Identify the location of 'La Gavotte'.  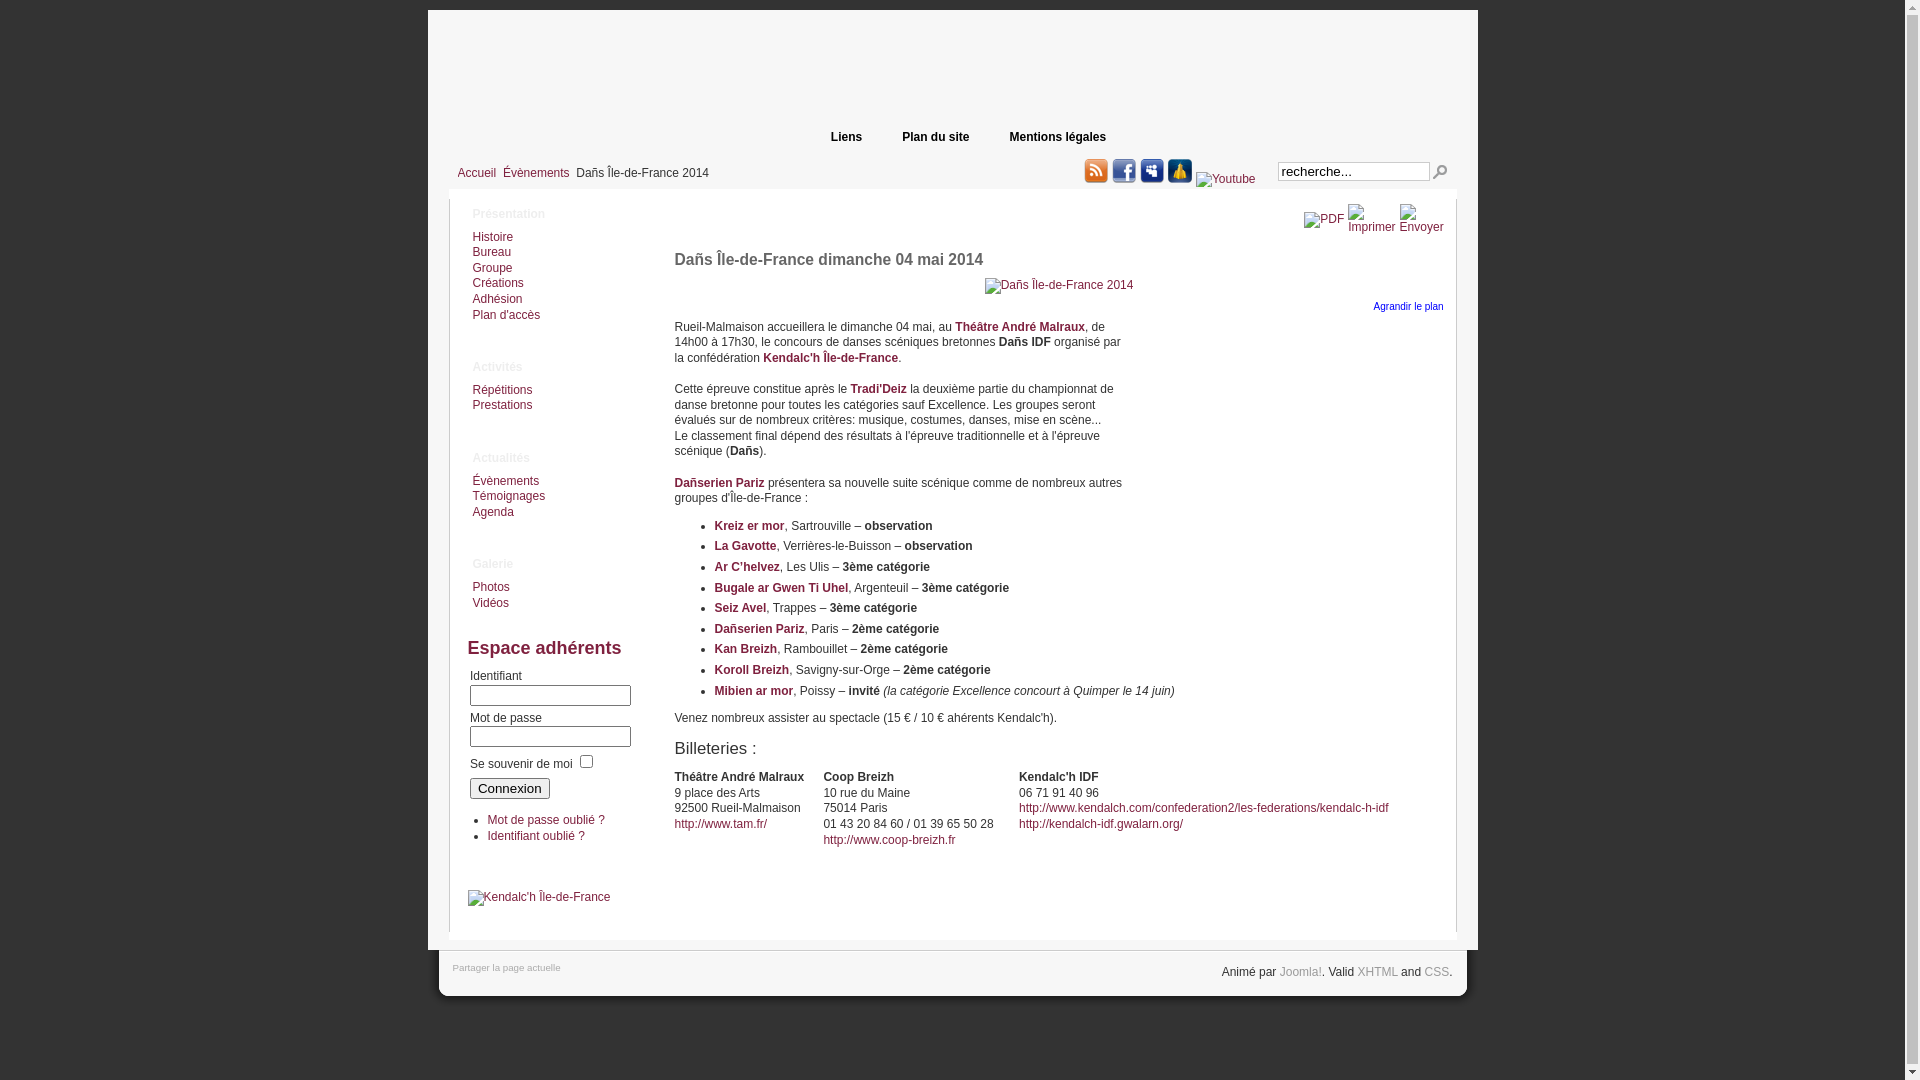
(743, 546).